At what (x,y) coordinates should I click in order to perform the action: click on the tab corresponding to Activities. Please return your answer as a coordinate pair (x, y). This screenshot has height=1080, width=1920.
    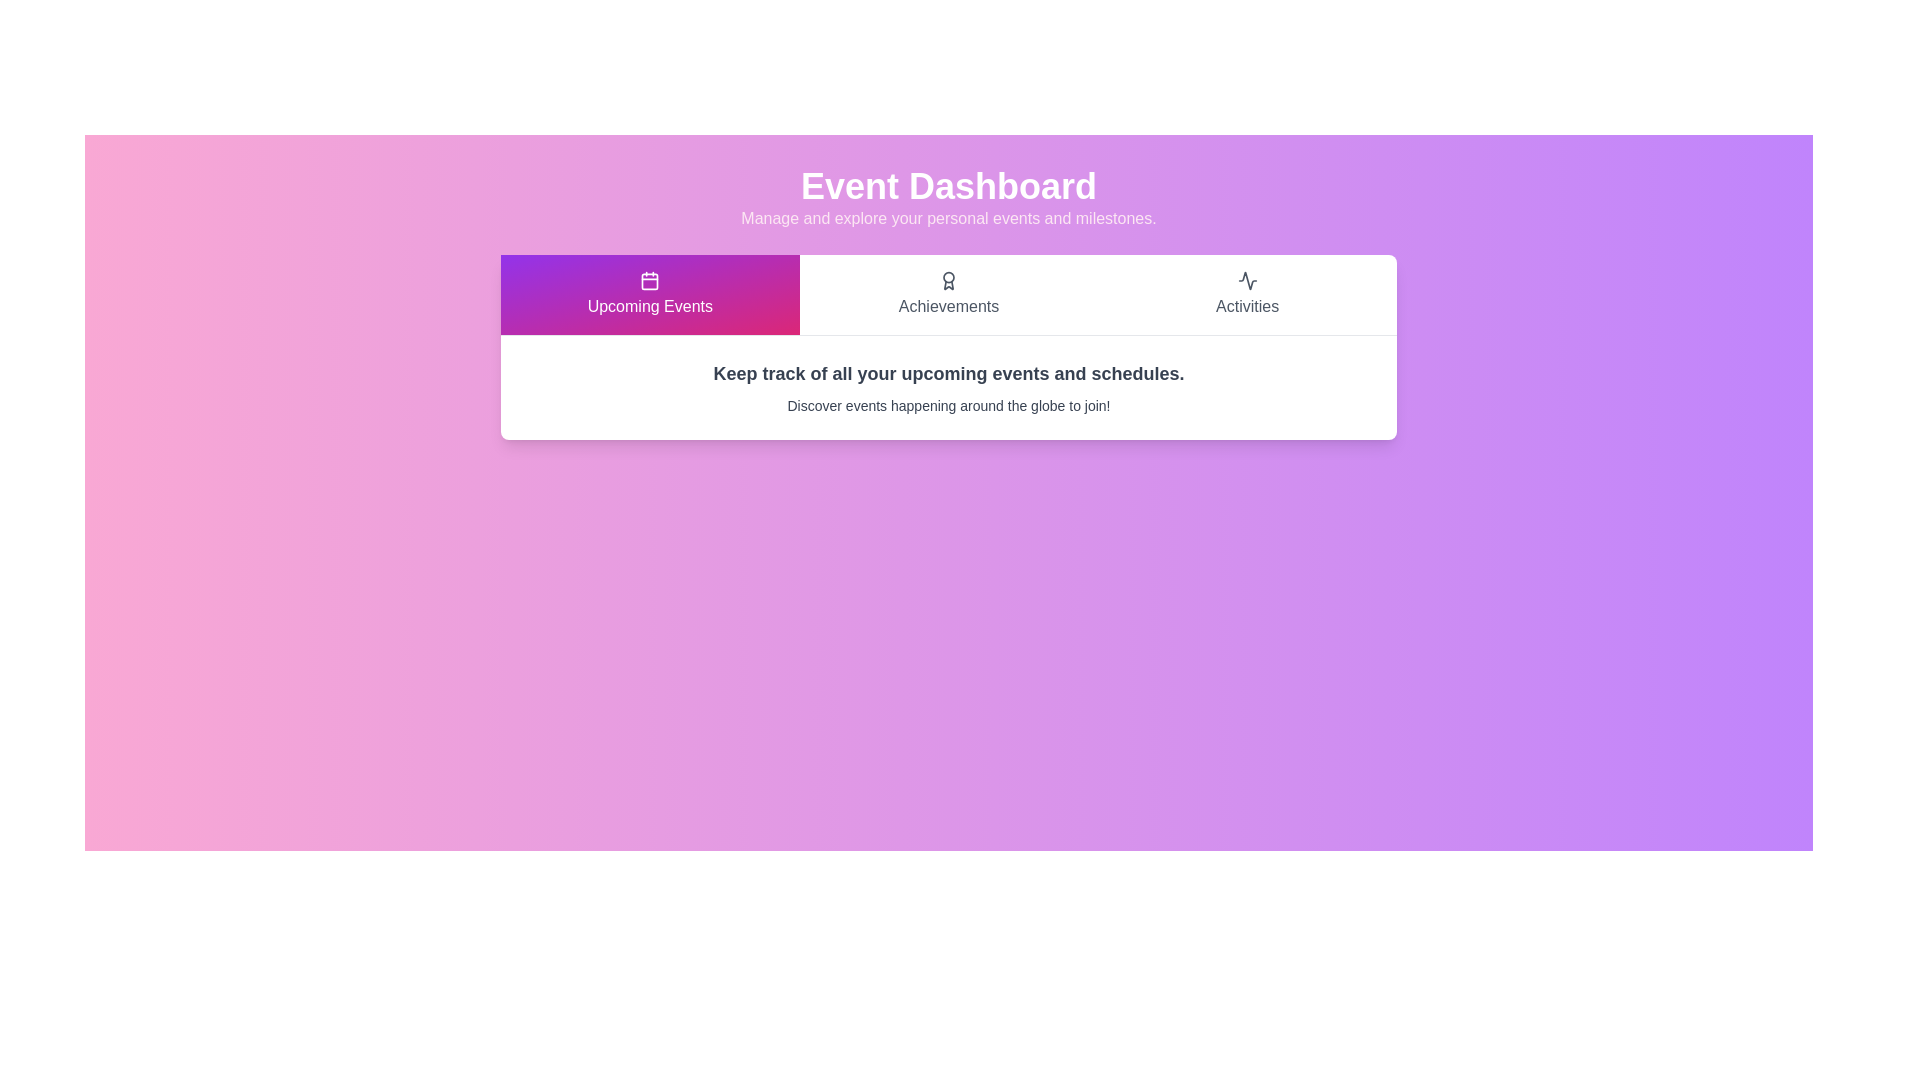
    Looking at the image, I should click on (1247, 294).